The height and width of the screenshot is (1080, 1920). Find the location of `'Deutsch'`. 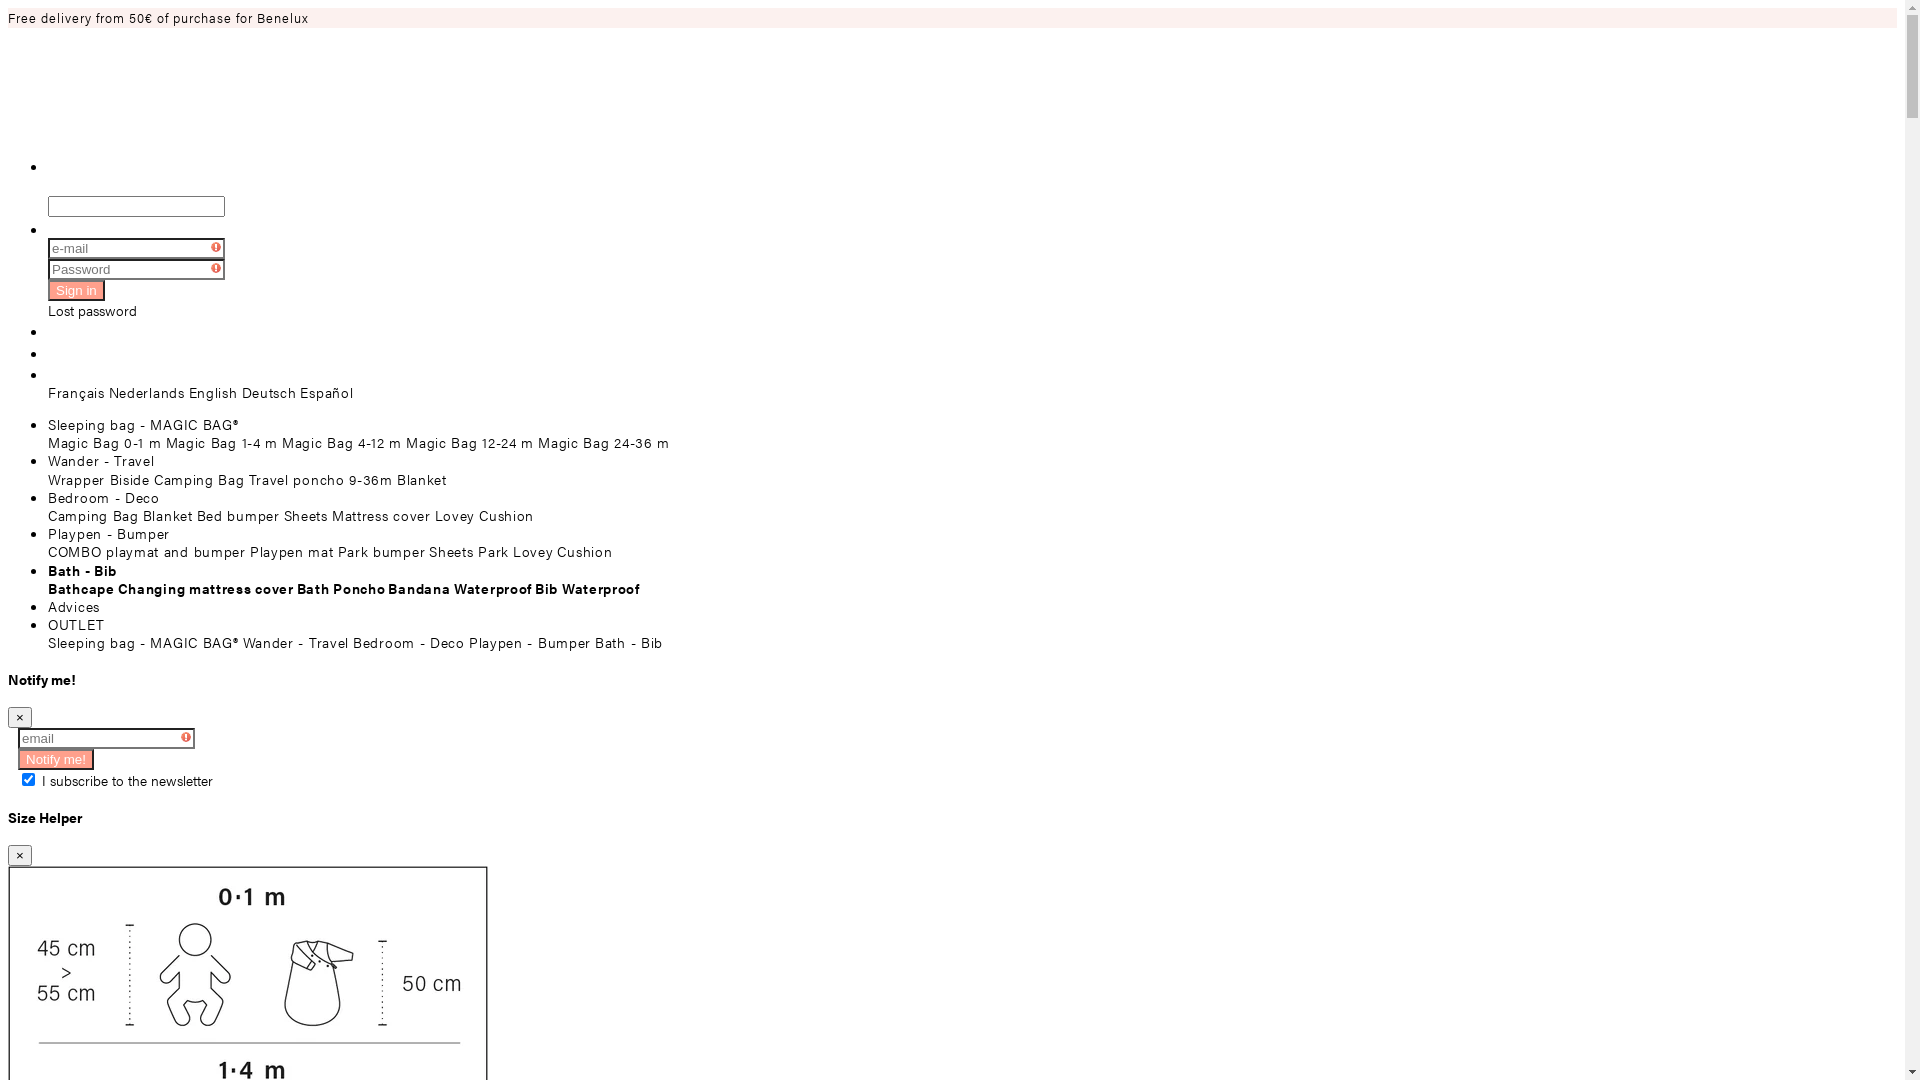

'Deutsch' is located at coordinates (268, 392).